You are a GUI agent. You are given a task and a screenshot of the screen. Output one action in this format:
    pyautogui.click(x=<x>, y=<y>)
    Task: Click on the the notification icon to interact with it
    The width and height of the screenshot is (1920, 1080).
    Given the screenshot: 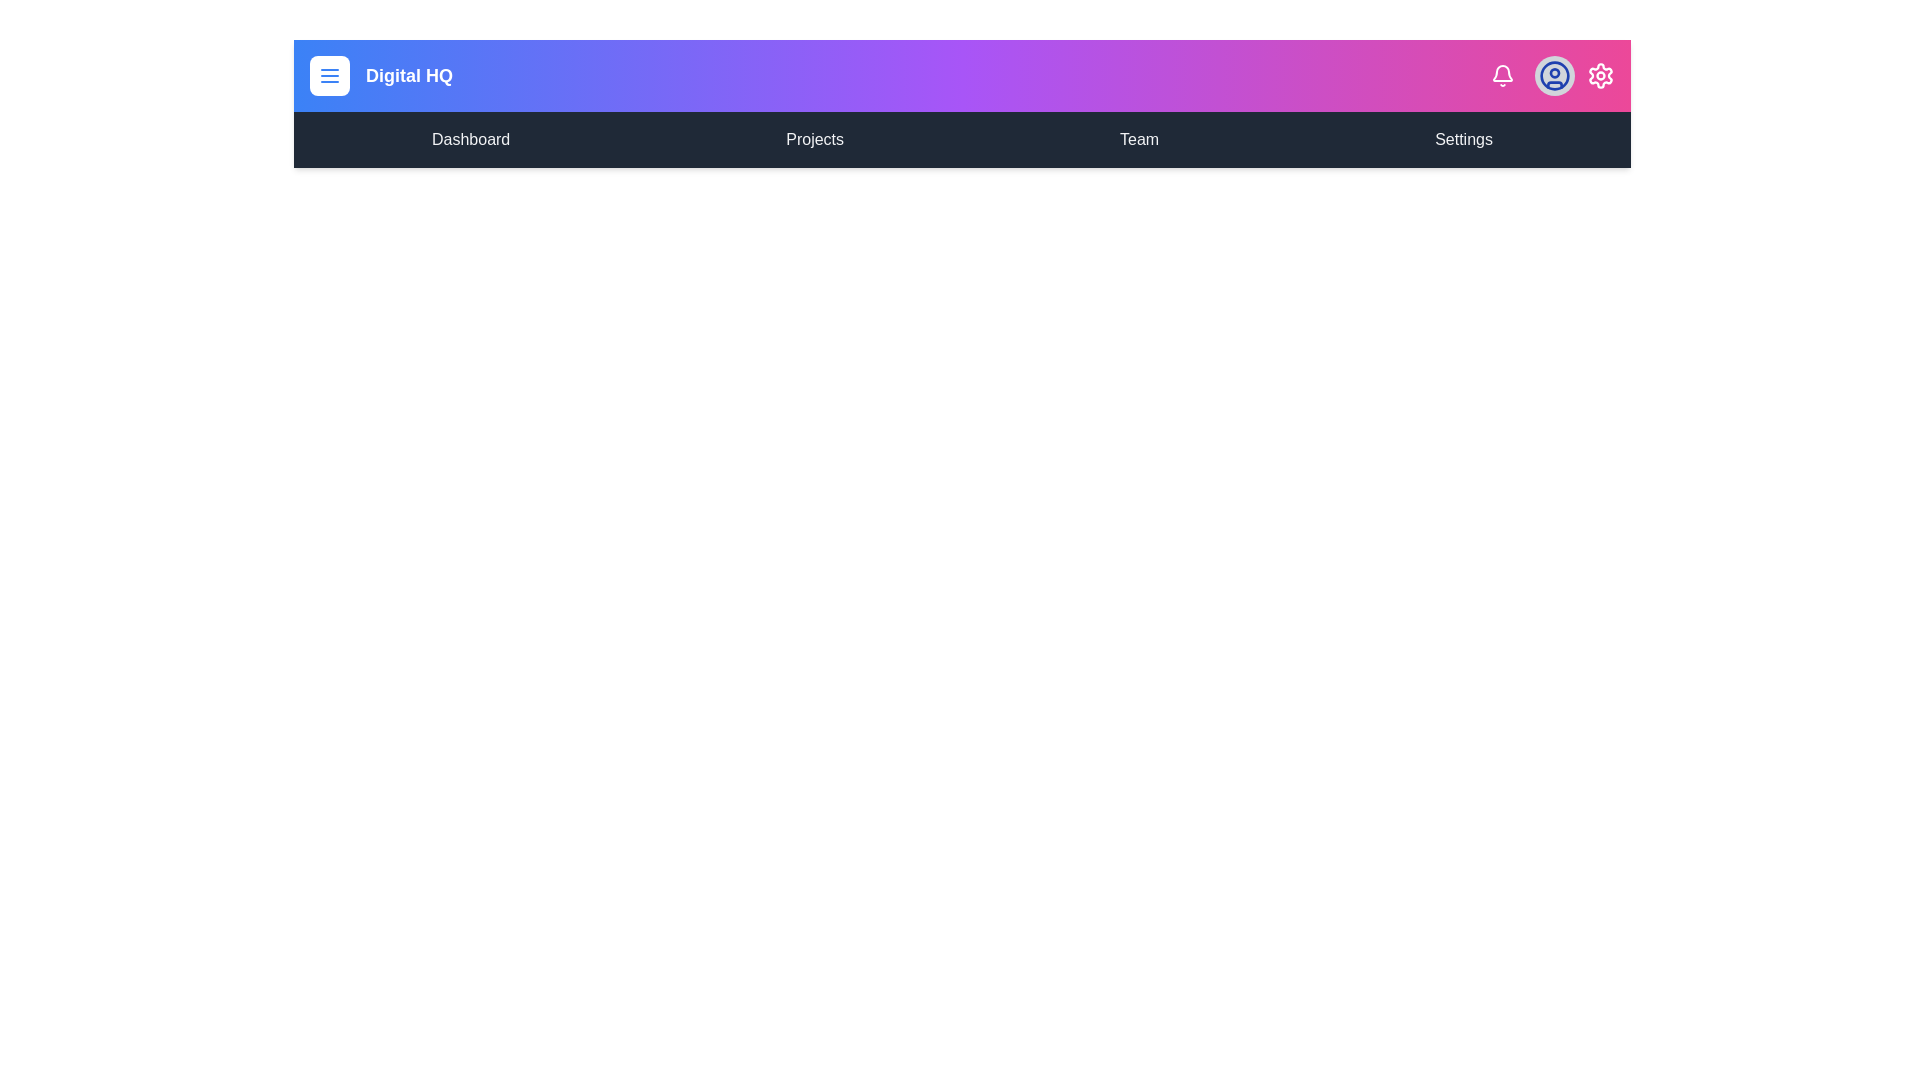 What is the action you would take?
    pyautogui.click(x=1502, y=75)
    